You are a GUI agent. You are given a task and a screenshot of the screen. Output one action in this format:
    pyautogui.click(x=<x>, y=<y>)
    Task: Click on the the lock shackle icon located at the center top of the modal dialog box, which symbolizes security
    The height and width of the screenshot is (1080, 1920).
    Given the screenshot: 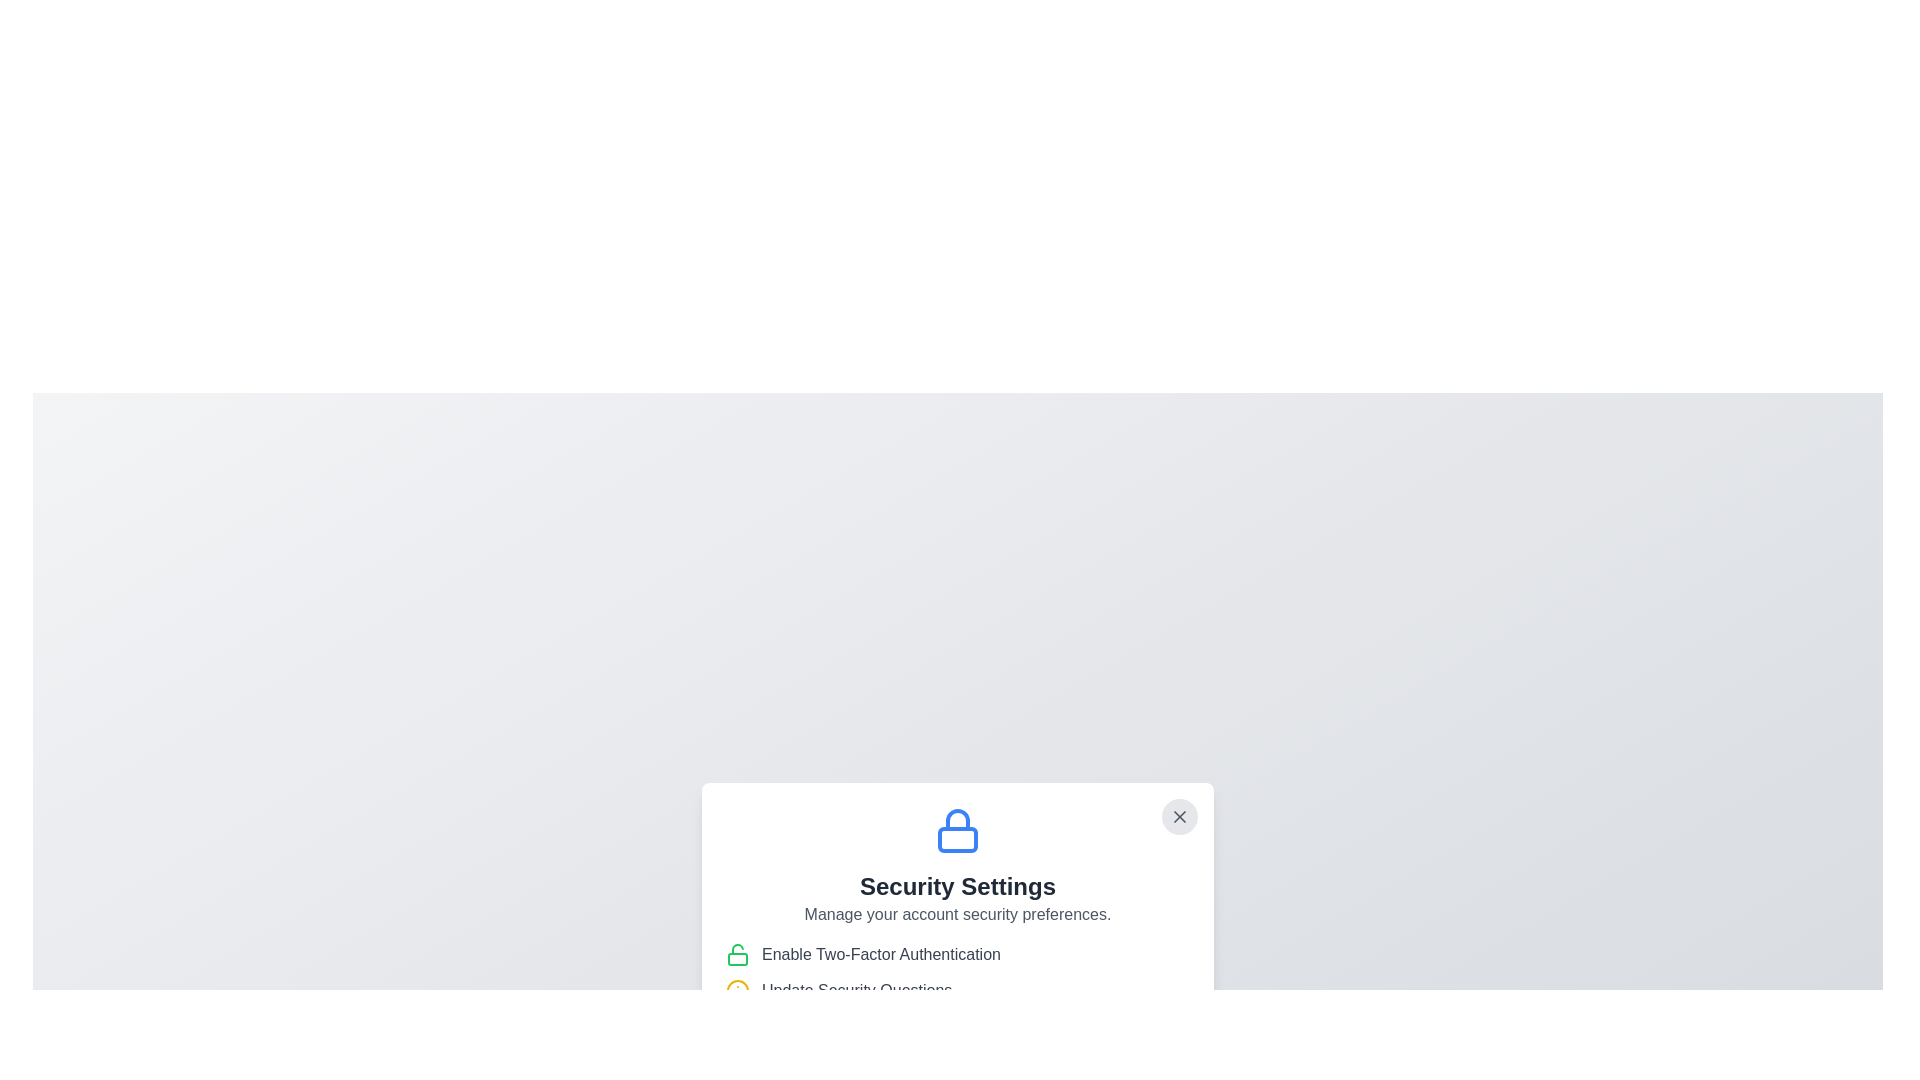 What is the action you would take?
    pyautogui.click(x=957, y=820)
    